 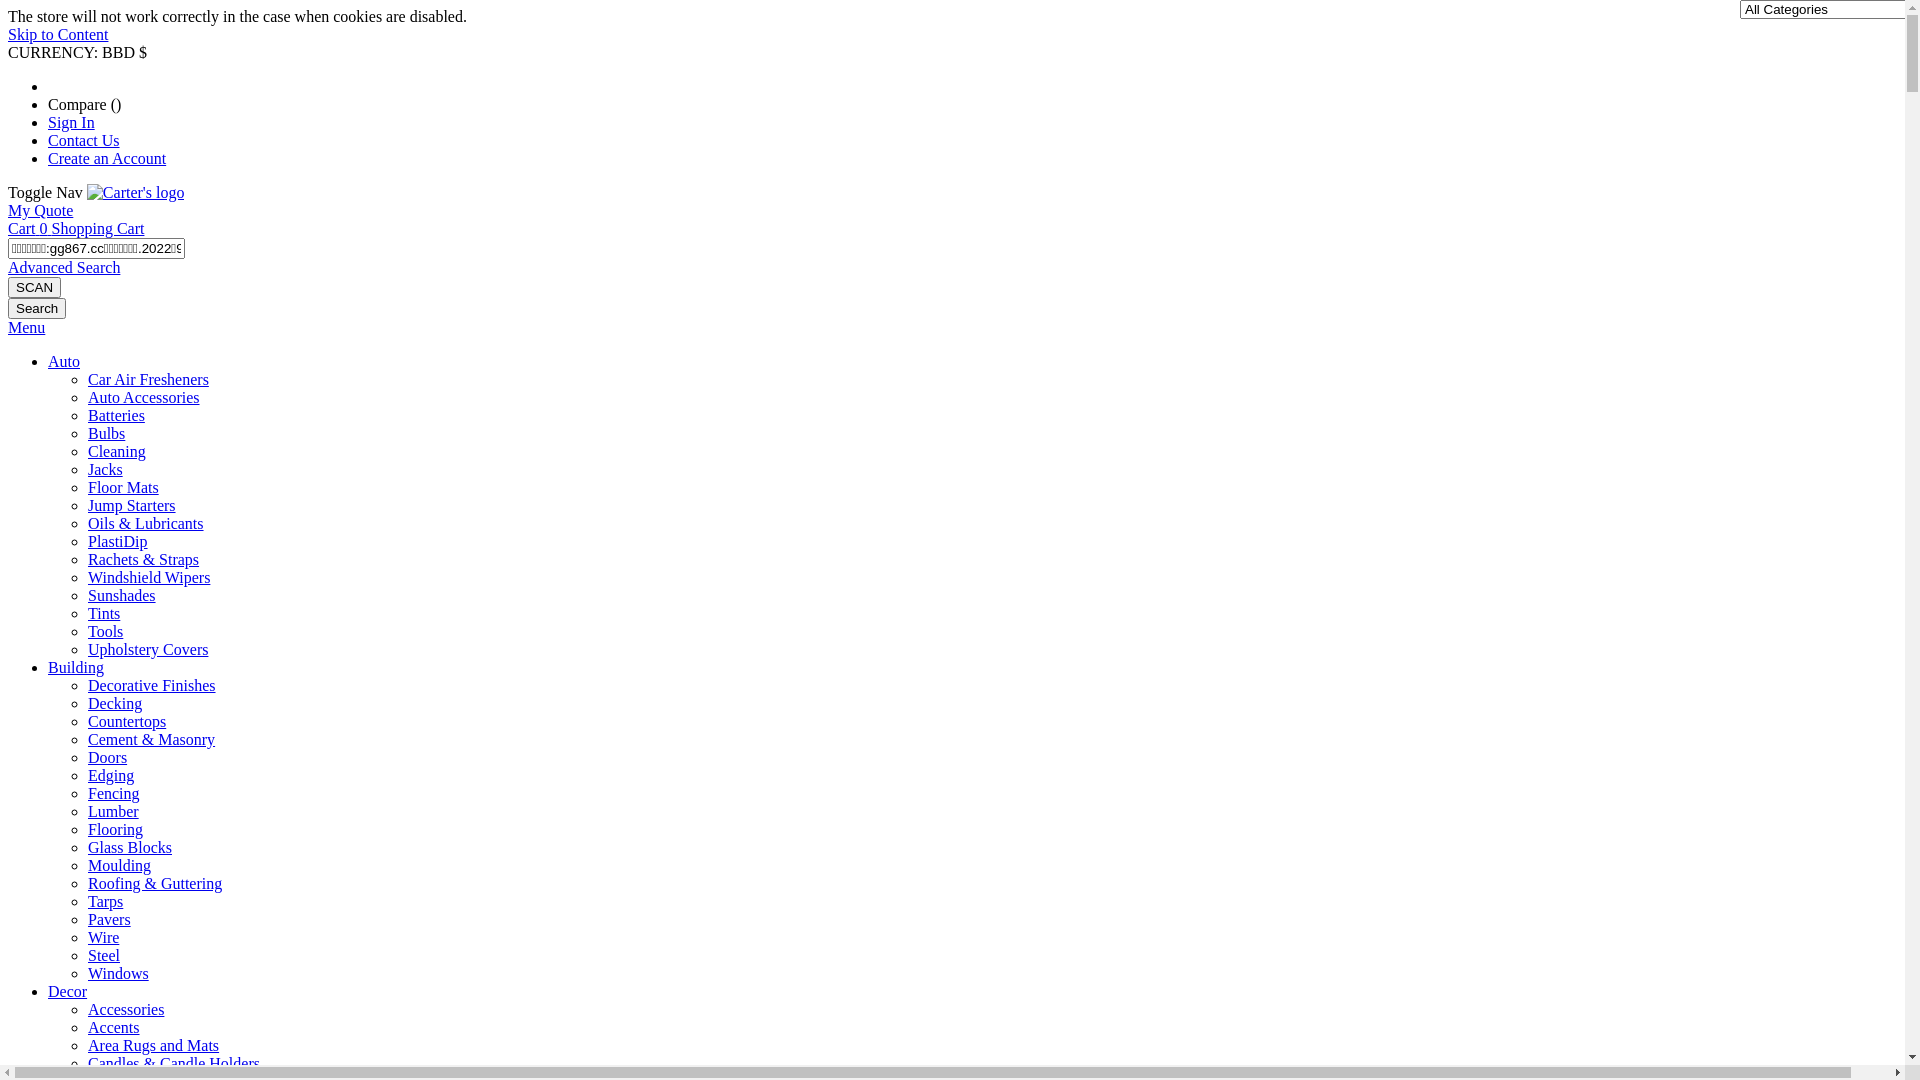 I want to click on 'Tools', so click(x=104, y=631).